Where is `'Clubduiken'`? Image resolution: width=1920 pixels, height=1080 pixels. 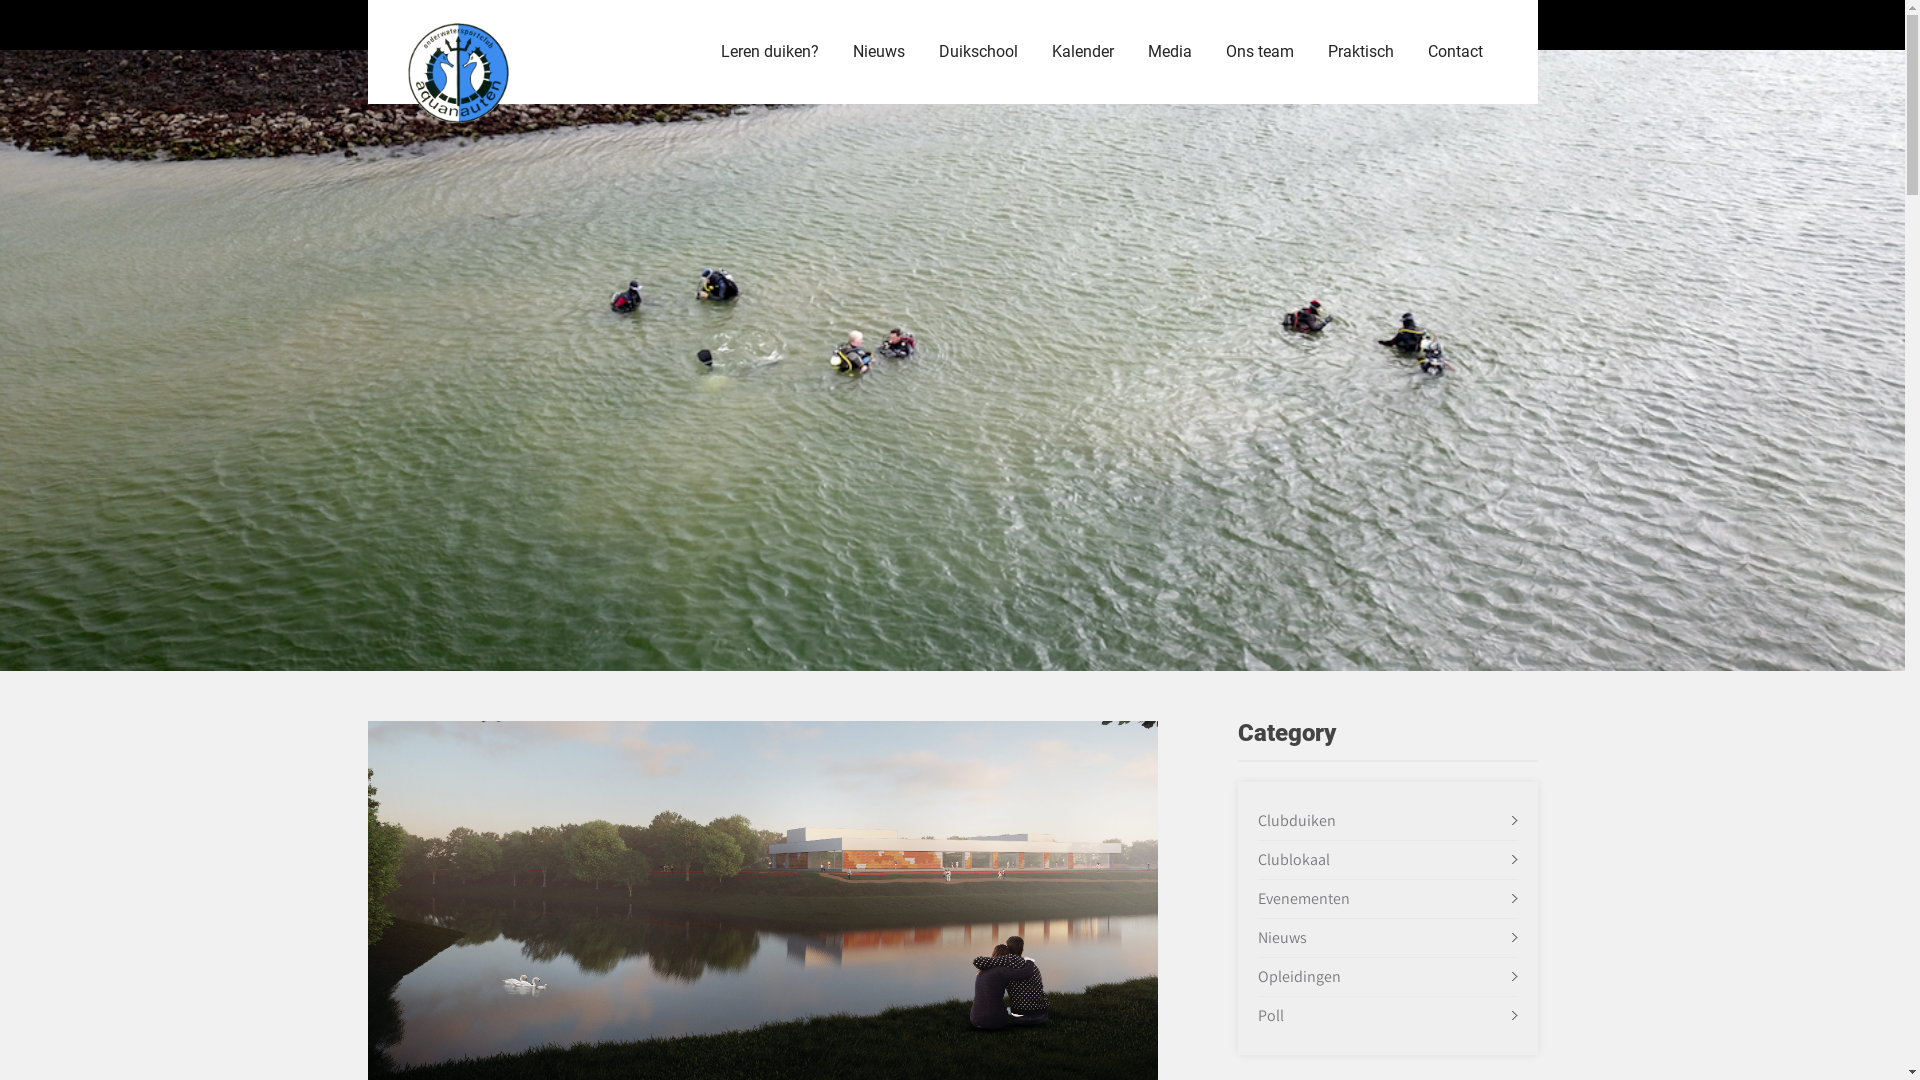 'Clubduiken' is located at coordinates (1296, 820).